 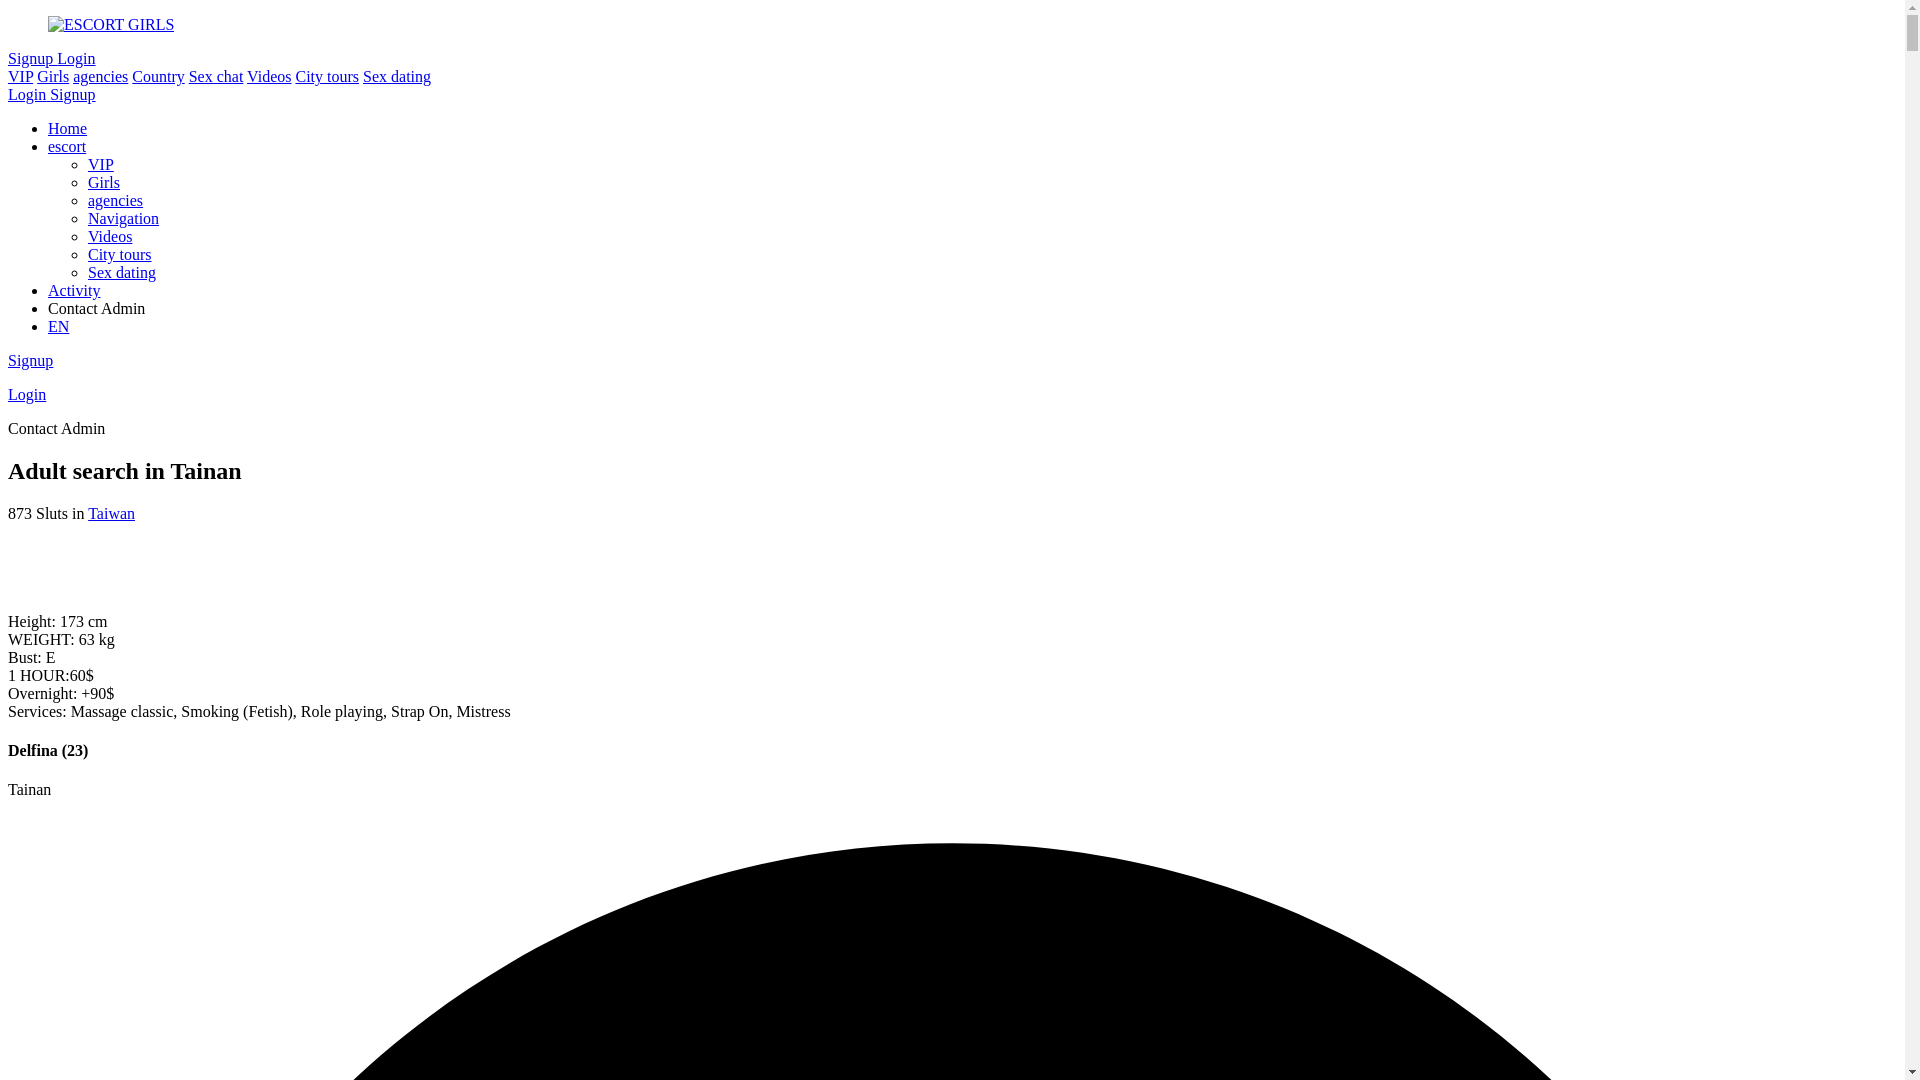 I want to click on 'Sex dating', so click(x=86, y=272).